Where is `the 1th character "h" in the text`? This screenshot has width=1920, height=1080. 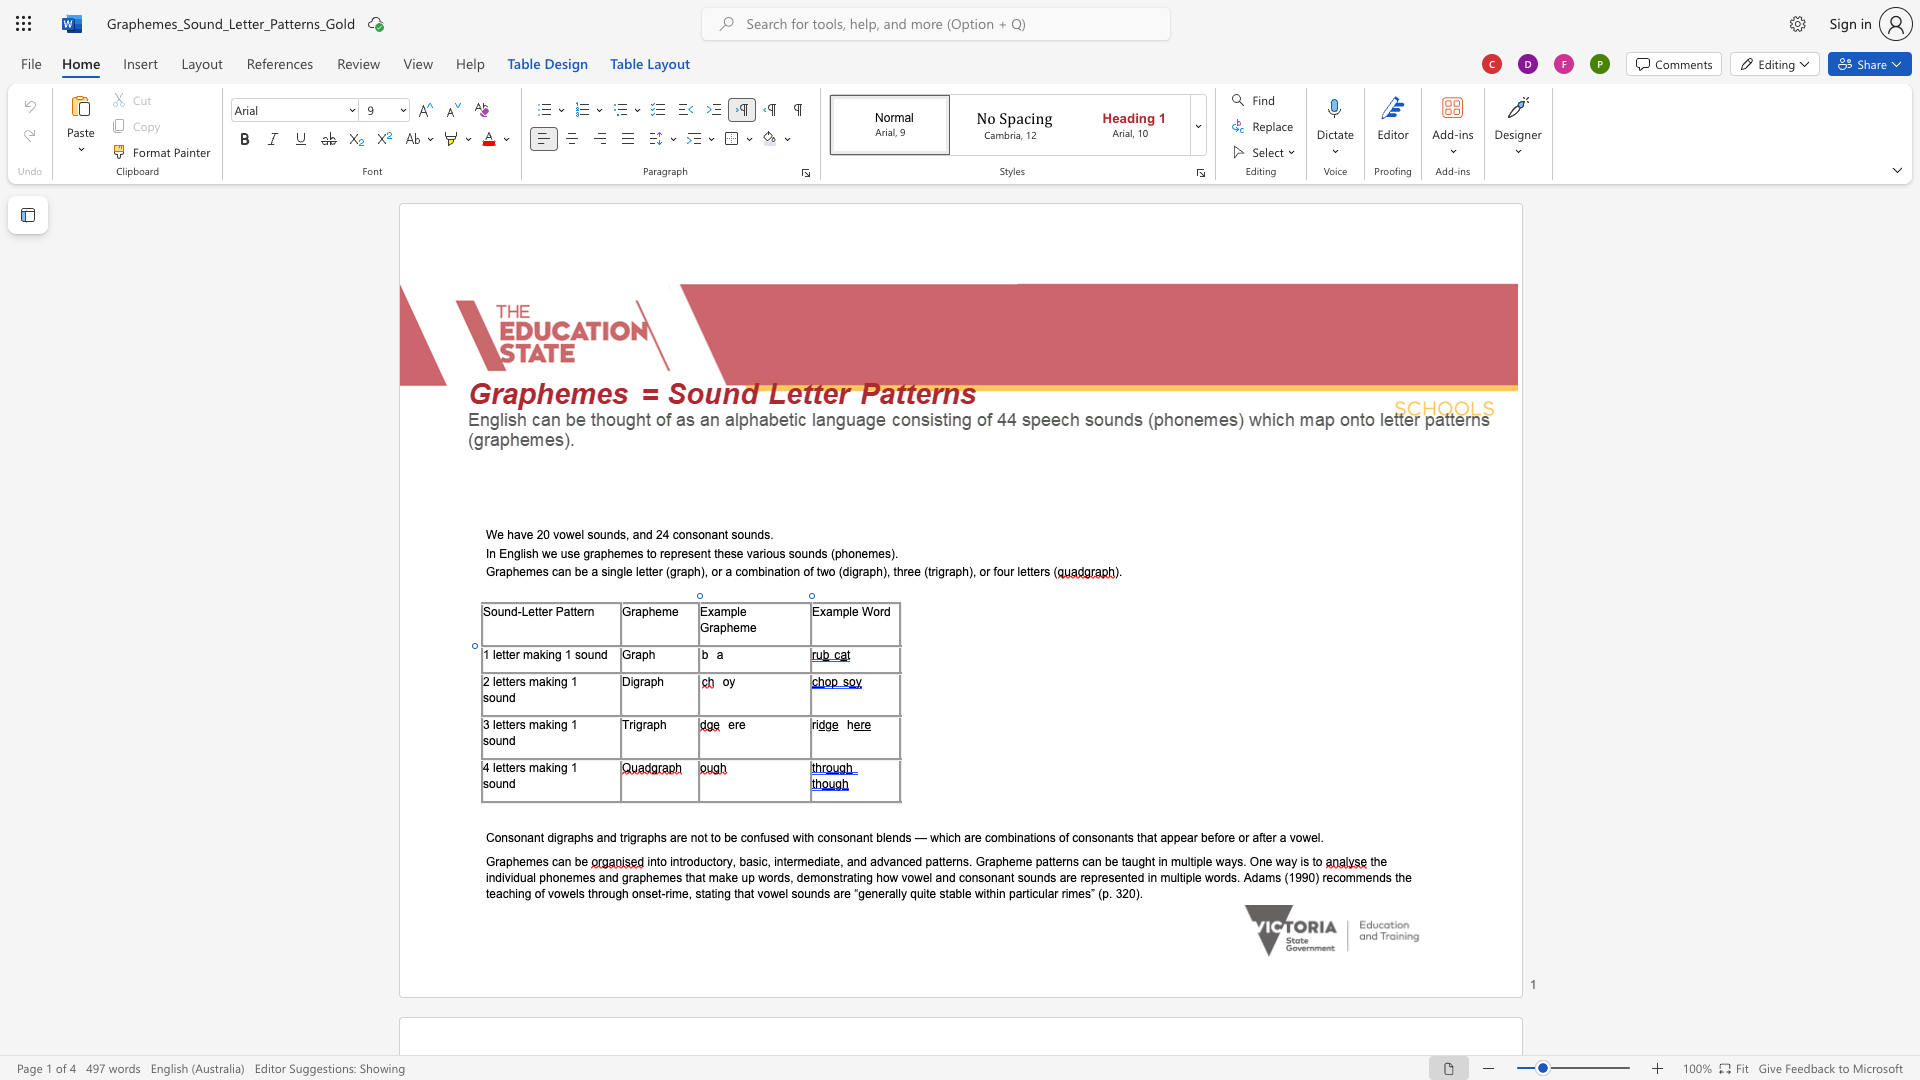 the 1th character "h" in the text is located at coordinates (652, 654).